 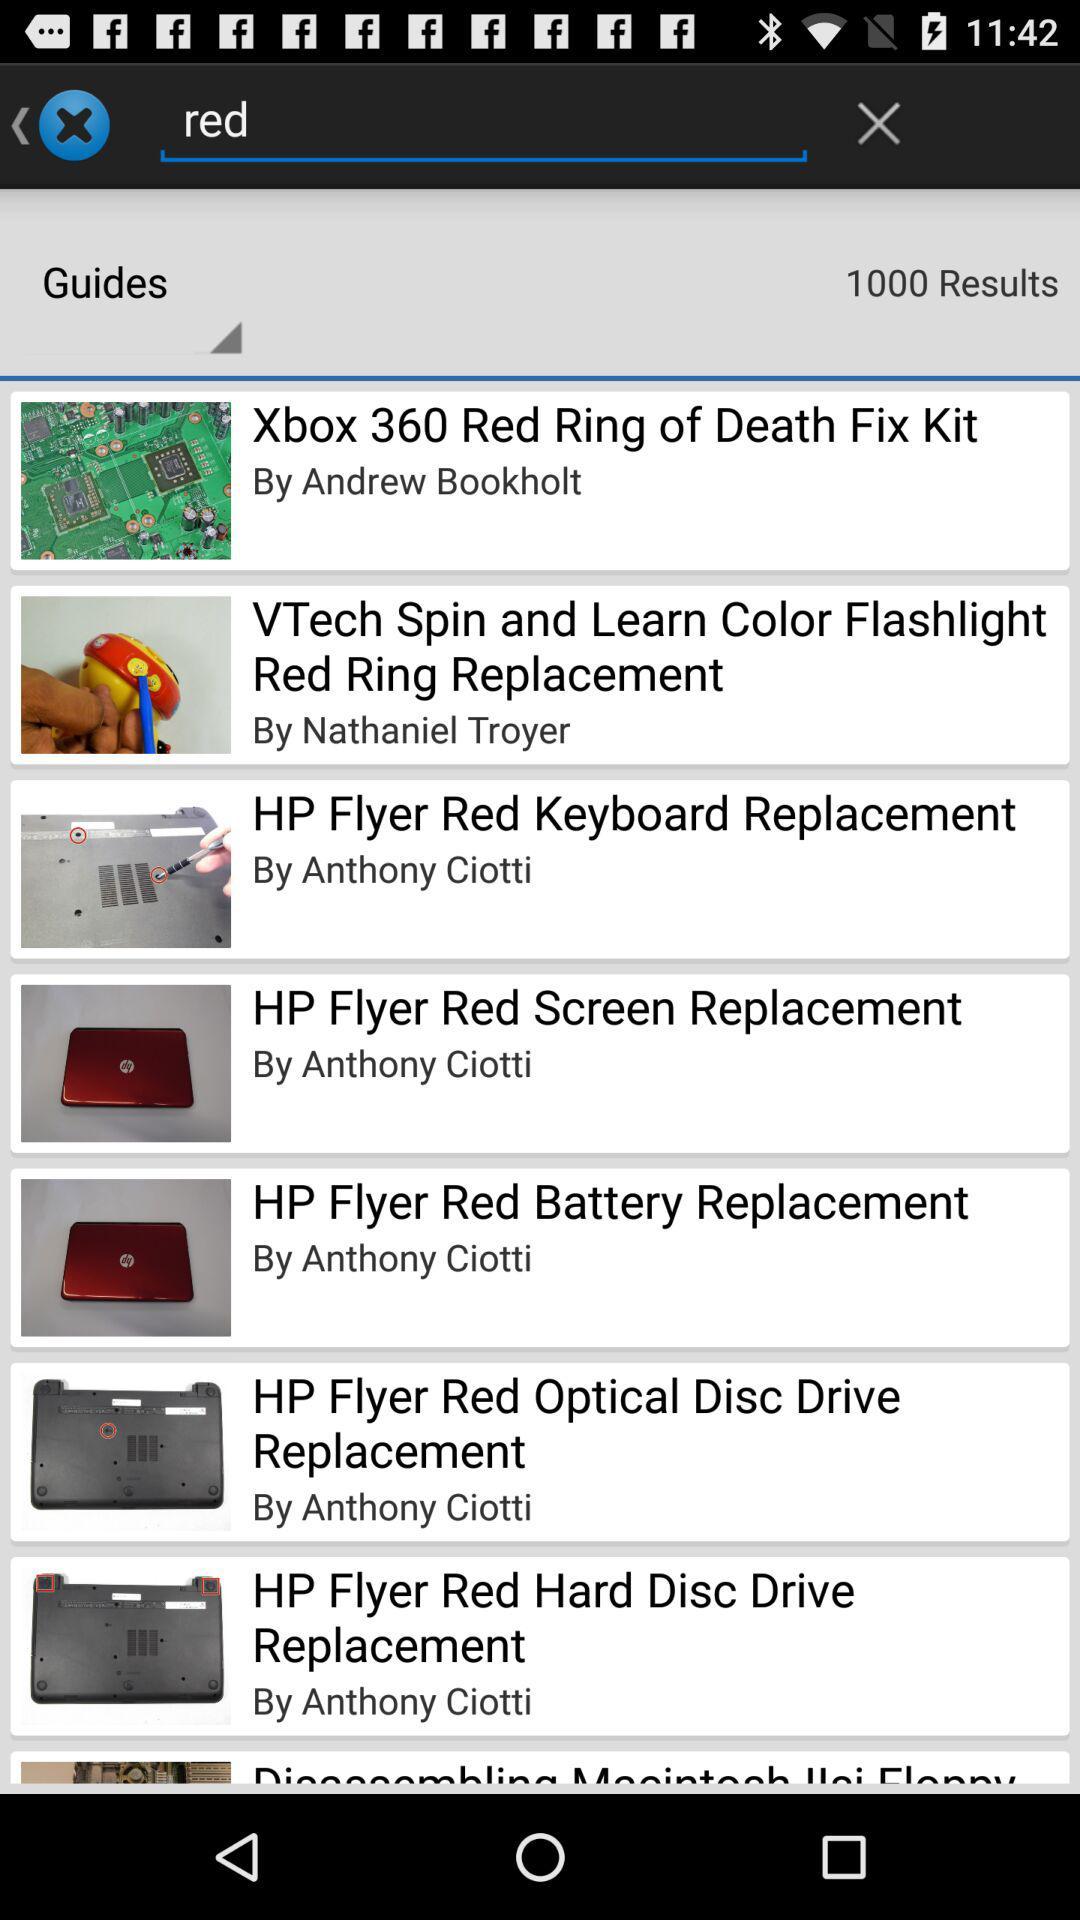 What do you see at coordinates (660, 644) in the screenshot?
I see `the vtech spin and icon` at bounding box center [660, 644].